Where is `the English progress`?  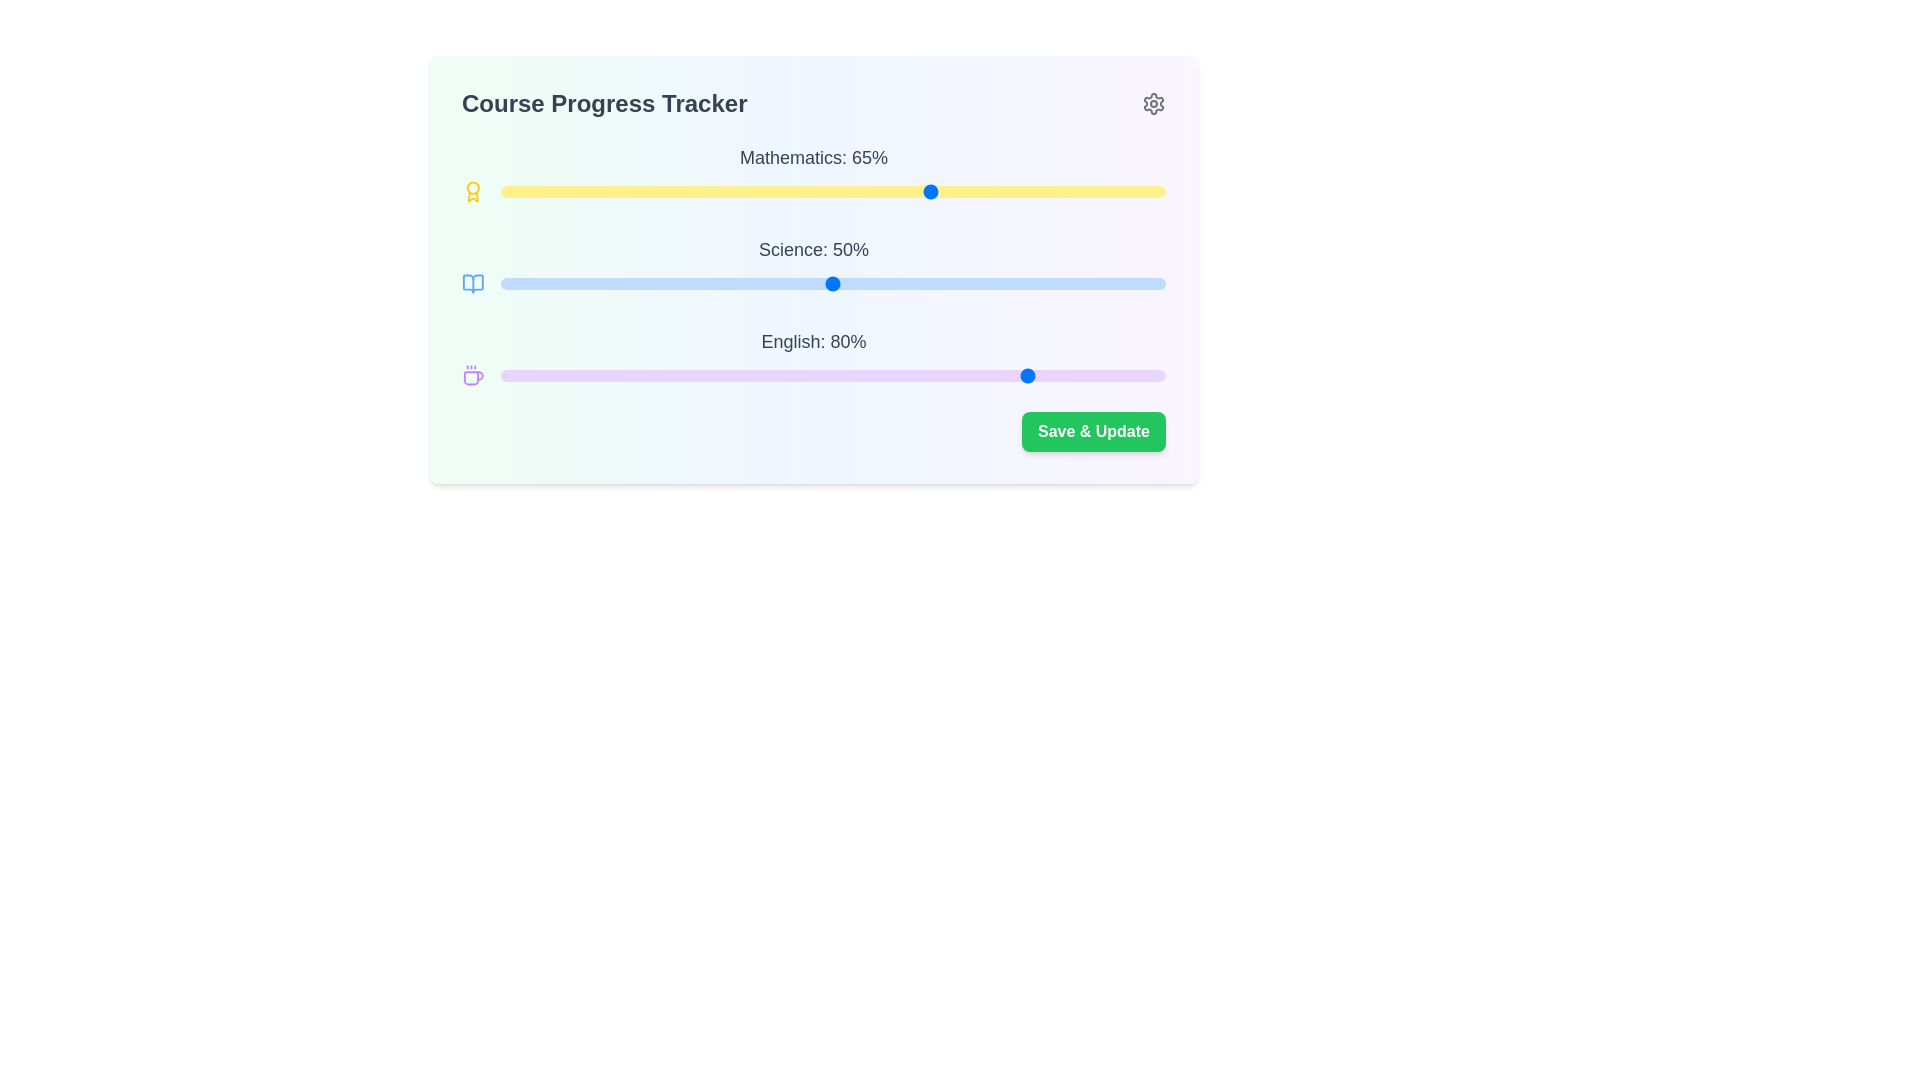 the English progress is located at coordinates (1078, 375).